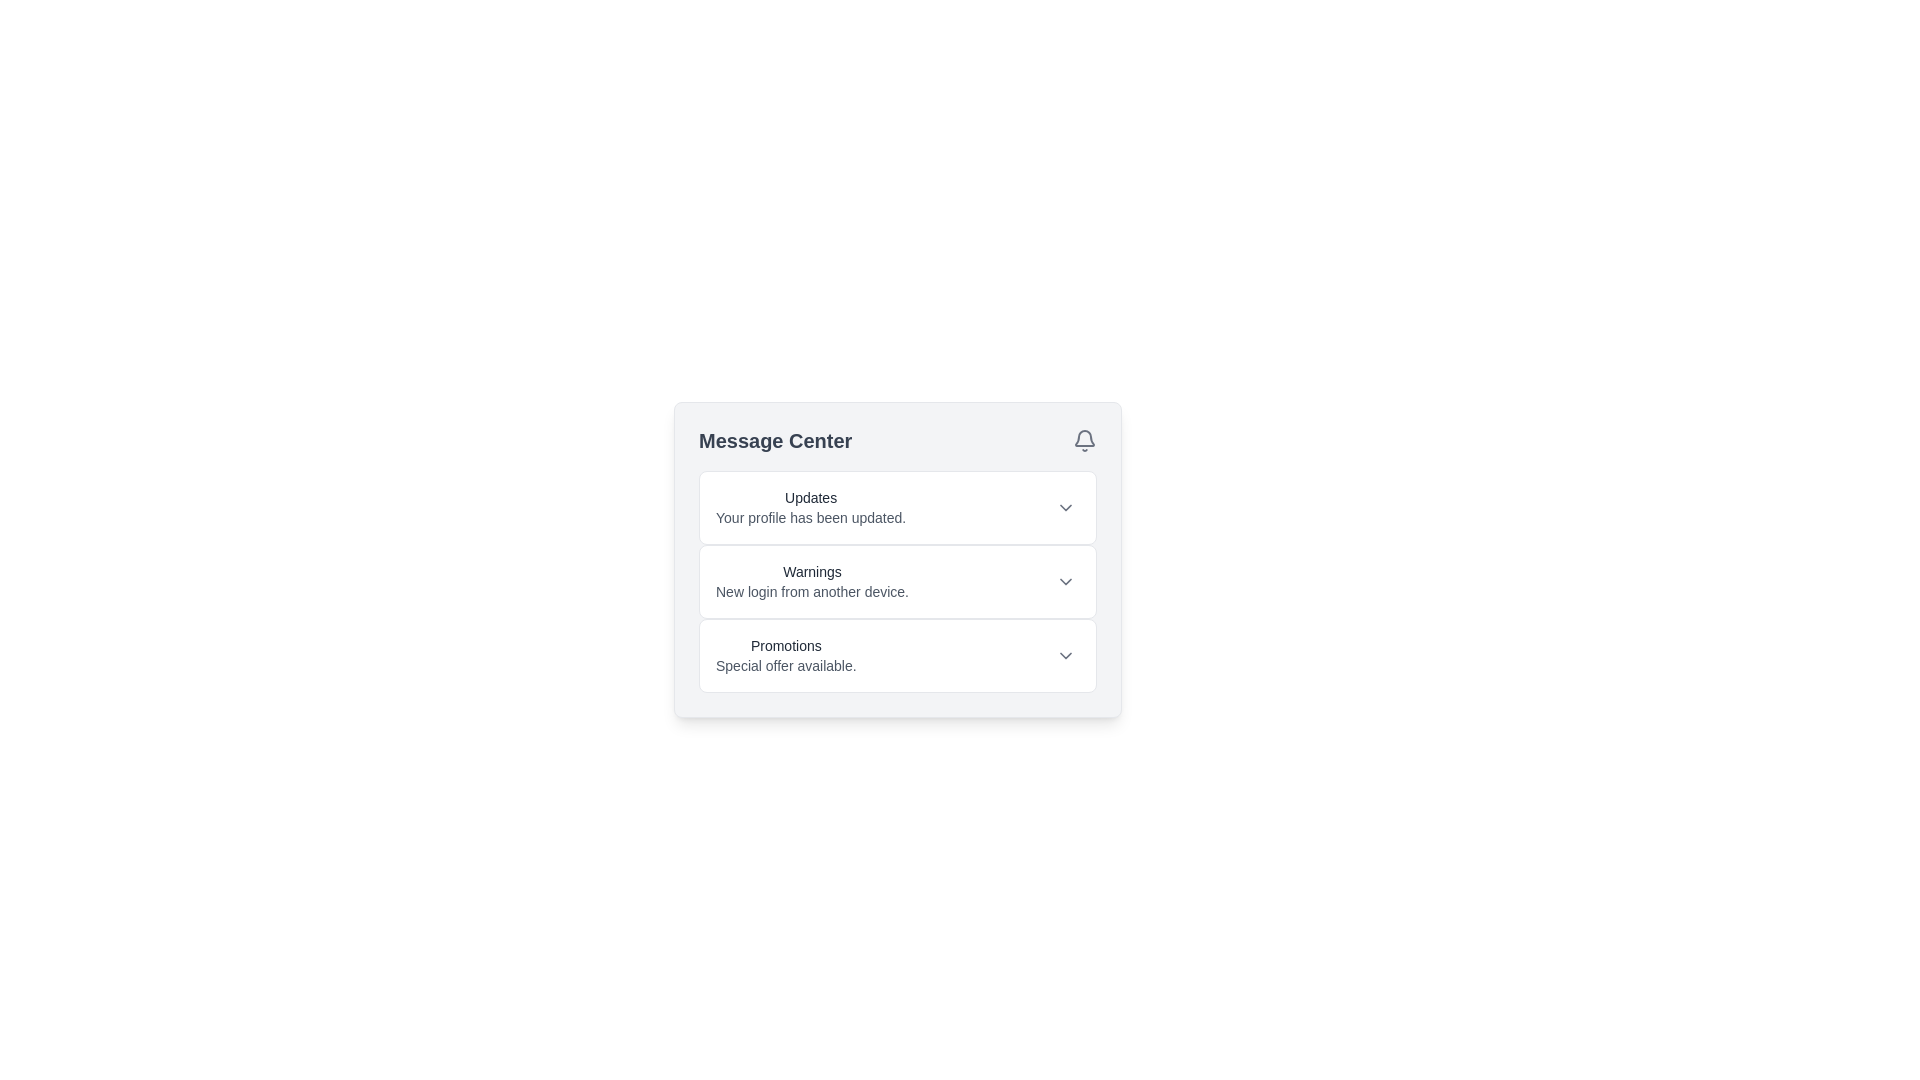  Describe the element at coordinates (896, 582) in the screenshot. I see `the downward arrow icon of the 'Warnings' expandable notification item` at that location.